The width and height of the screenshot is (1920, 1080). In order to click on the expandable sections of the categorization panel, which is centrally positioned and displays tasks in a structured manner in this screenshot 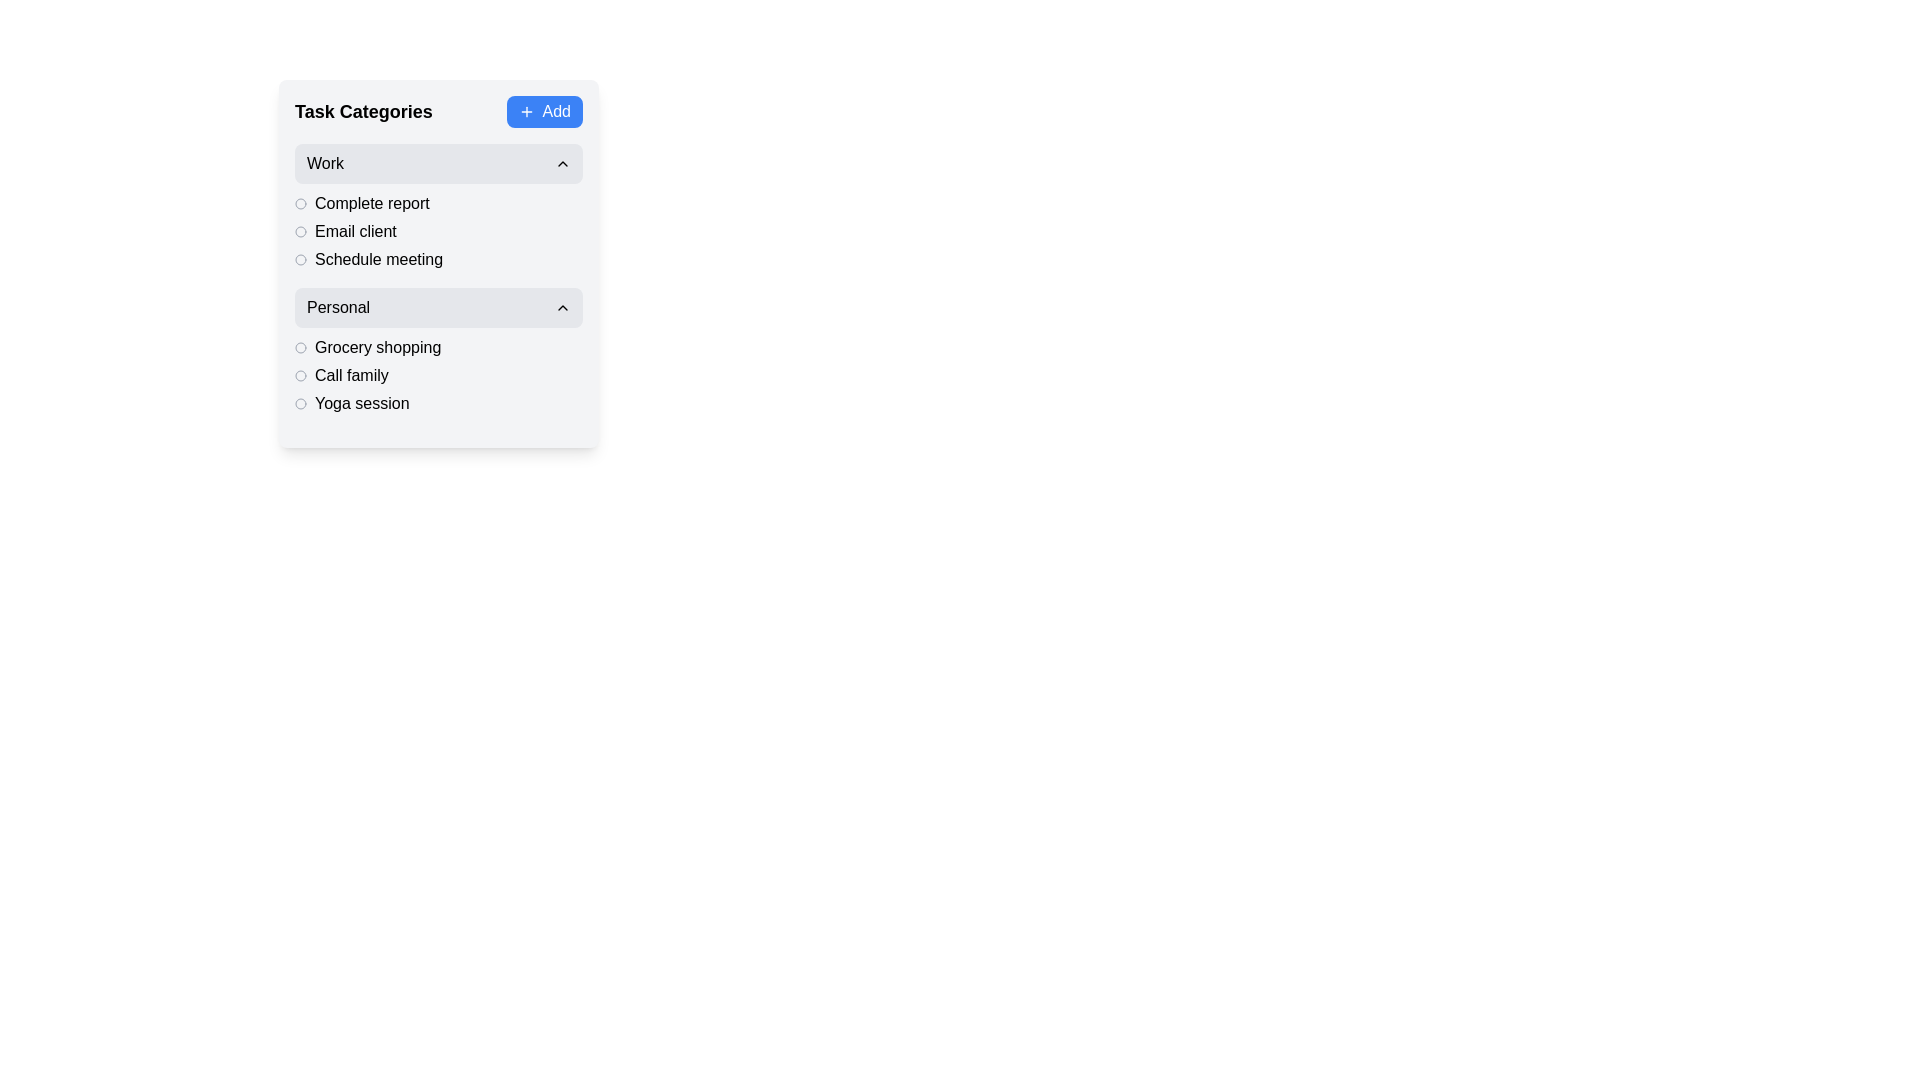, I will do `click(437, 262)`.